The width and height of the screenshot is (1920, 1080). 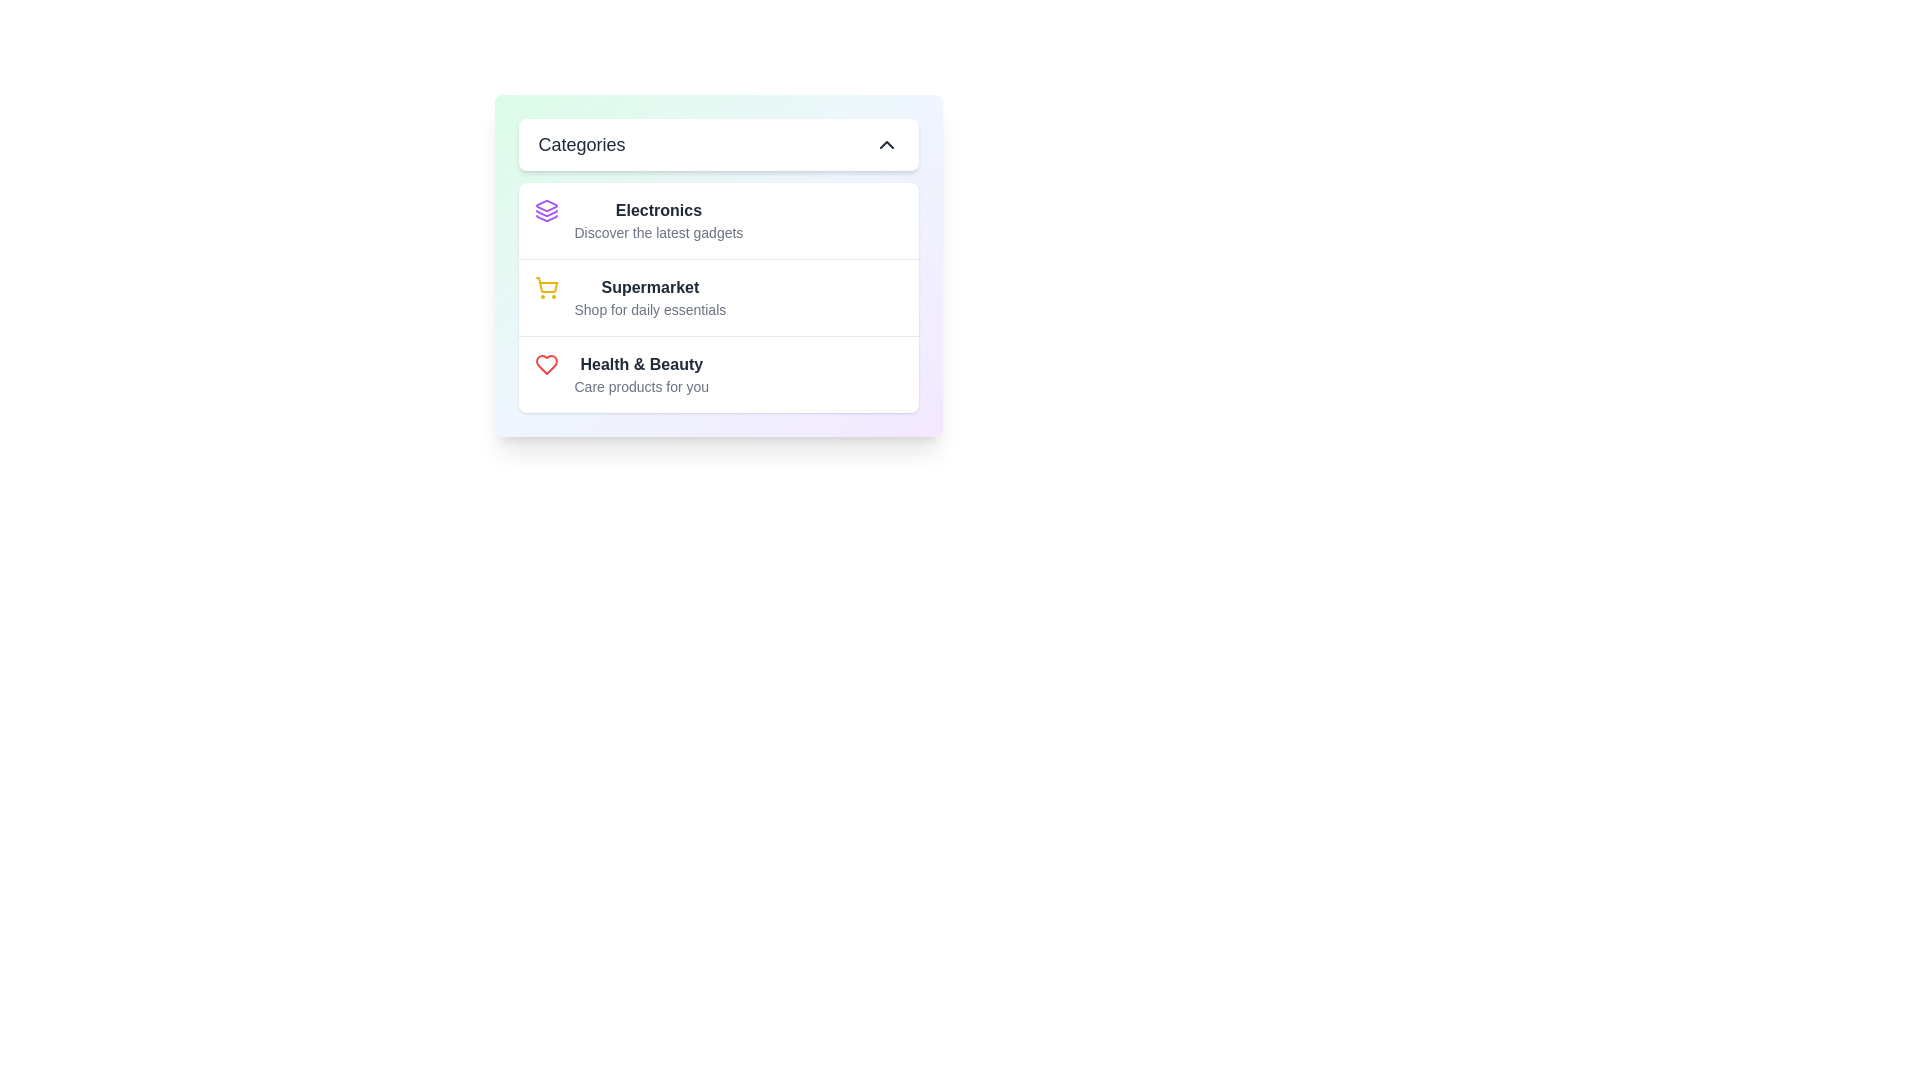 What do you see at coordinates (641, 365) in the screenshot?
I see `text content of the 'Health & Beauty' label located in the Categories section of the menu, which is displayed in a bold, dark gray font` at bounding box center [641, 365].